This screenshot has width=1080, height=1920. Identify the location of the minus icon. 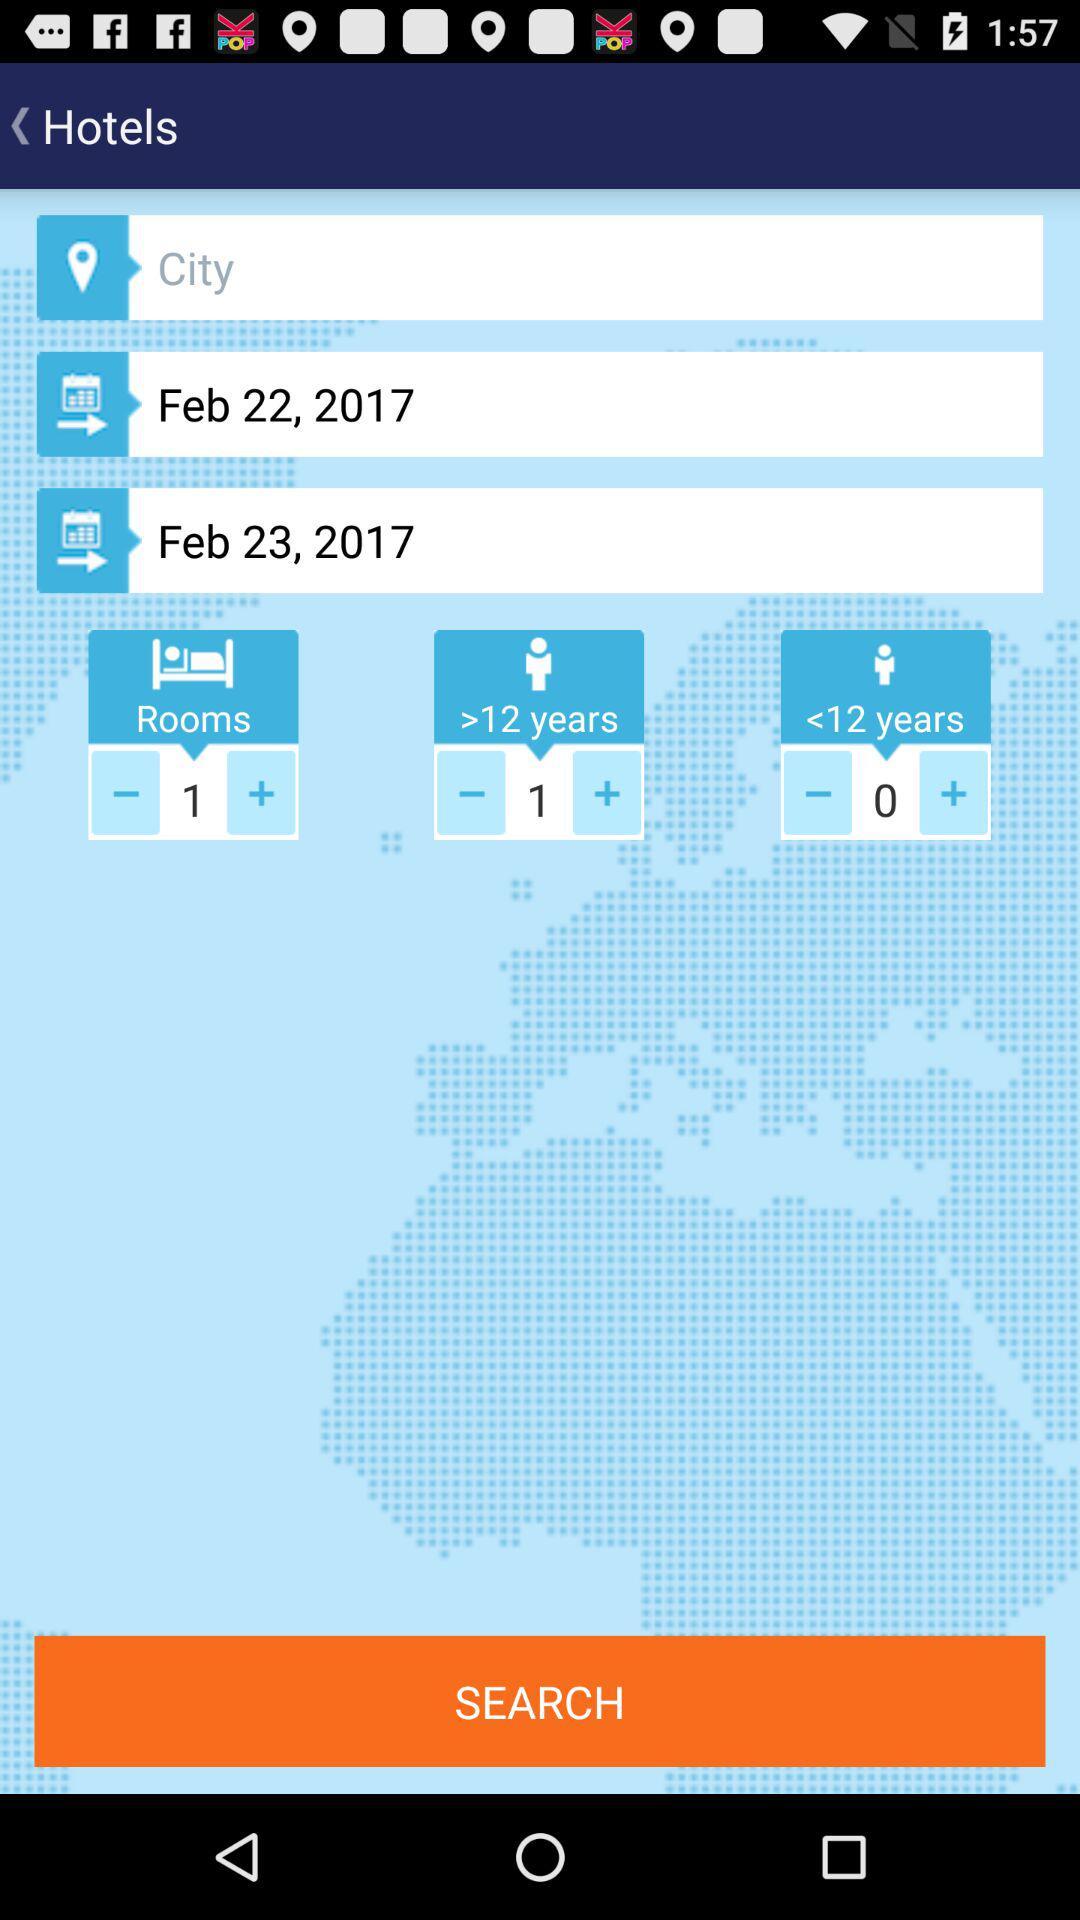
(125, 848).